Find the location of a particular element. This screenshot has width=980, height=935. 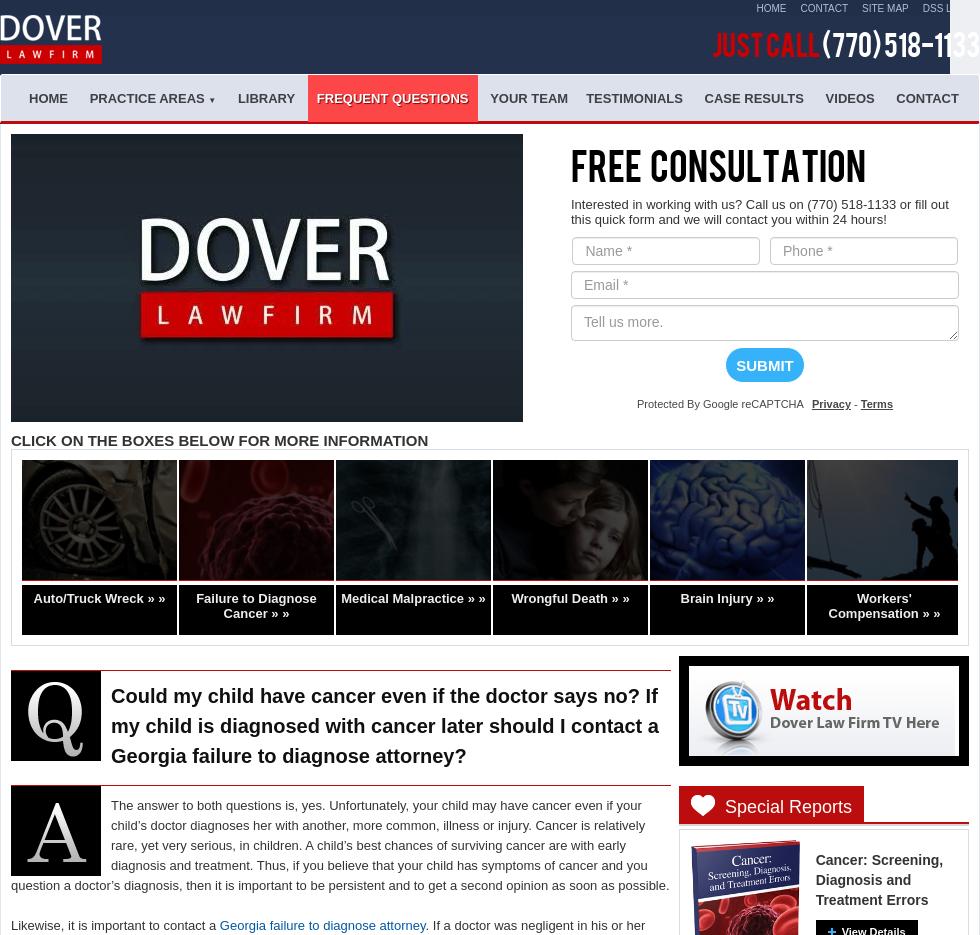

'The answer to both questions is, yes. Unfortunately, your child may have cancer even if your child’s doctor diagnoses her with another, more common, illness or injury. Cancer is relatively rare, yet very serious, in children. A child’s best chances of surviving cancer are with early diagnosis and treatment. Thus, if you believe that your child has symptoms of cancer and you question a doctor’s diagnosis, then it is important to be persistent and to get a second opinion as soon as possible.' is located at coordinates (339, 845).